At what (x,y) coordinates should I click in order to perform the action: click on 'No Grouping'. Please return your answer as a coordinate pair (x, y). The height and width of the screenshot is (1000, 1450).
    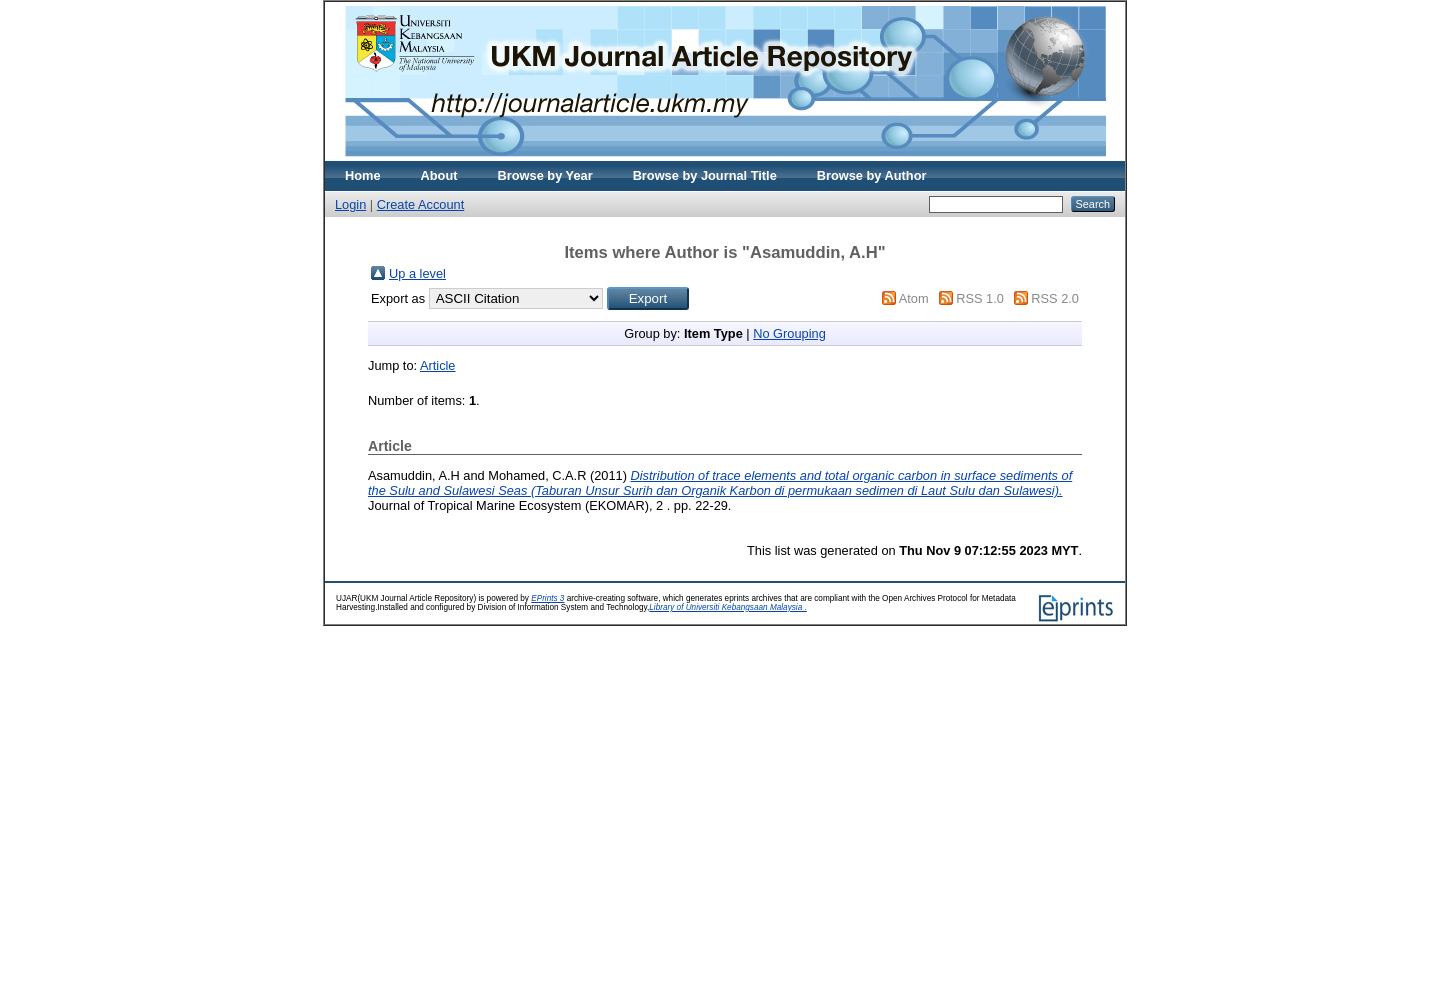
    Looking at the image, I should click on (788, 331).